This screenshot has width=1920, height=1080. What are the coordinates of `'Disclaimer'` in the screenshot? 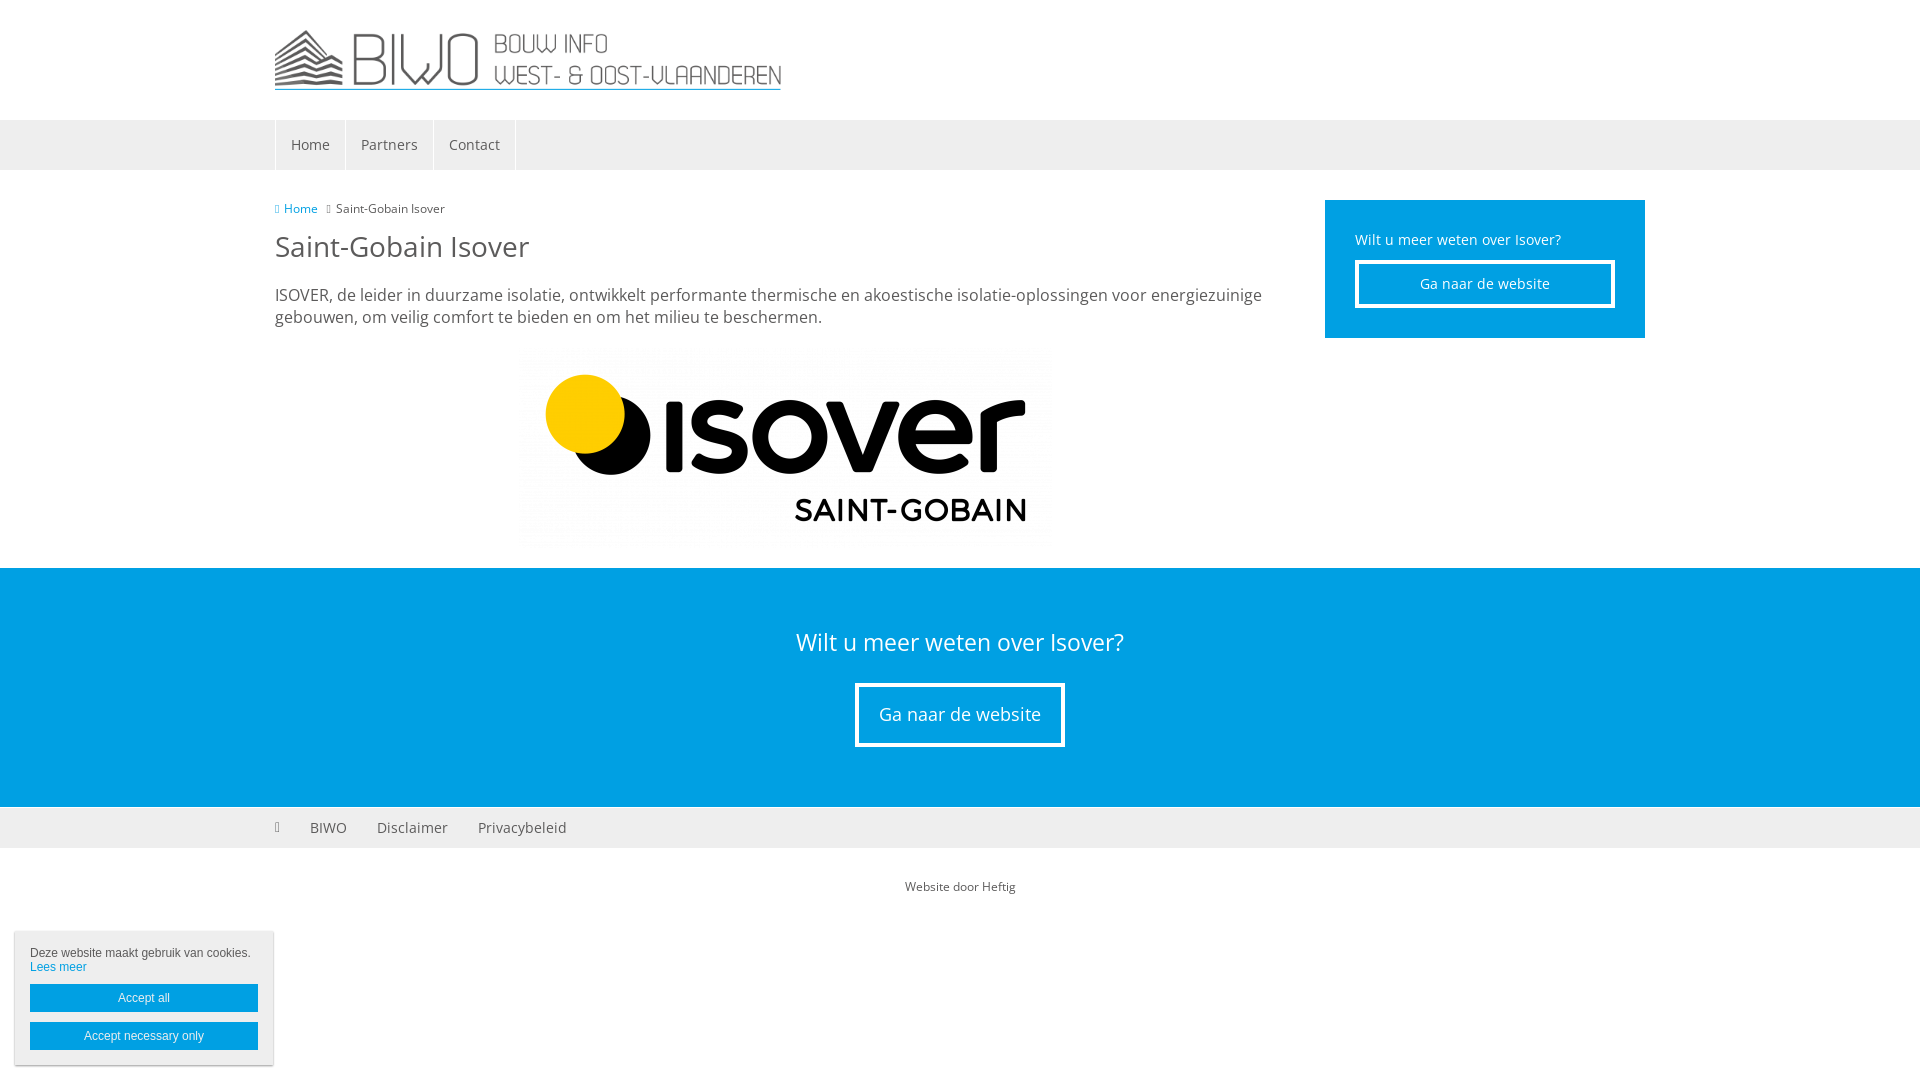 It's located at (411, 828).